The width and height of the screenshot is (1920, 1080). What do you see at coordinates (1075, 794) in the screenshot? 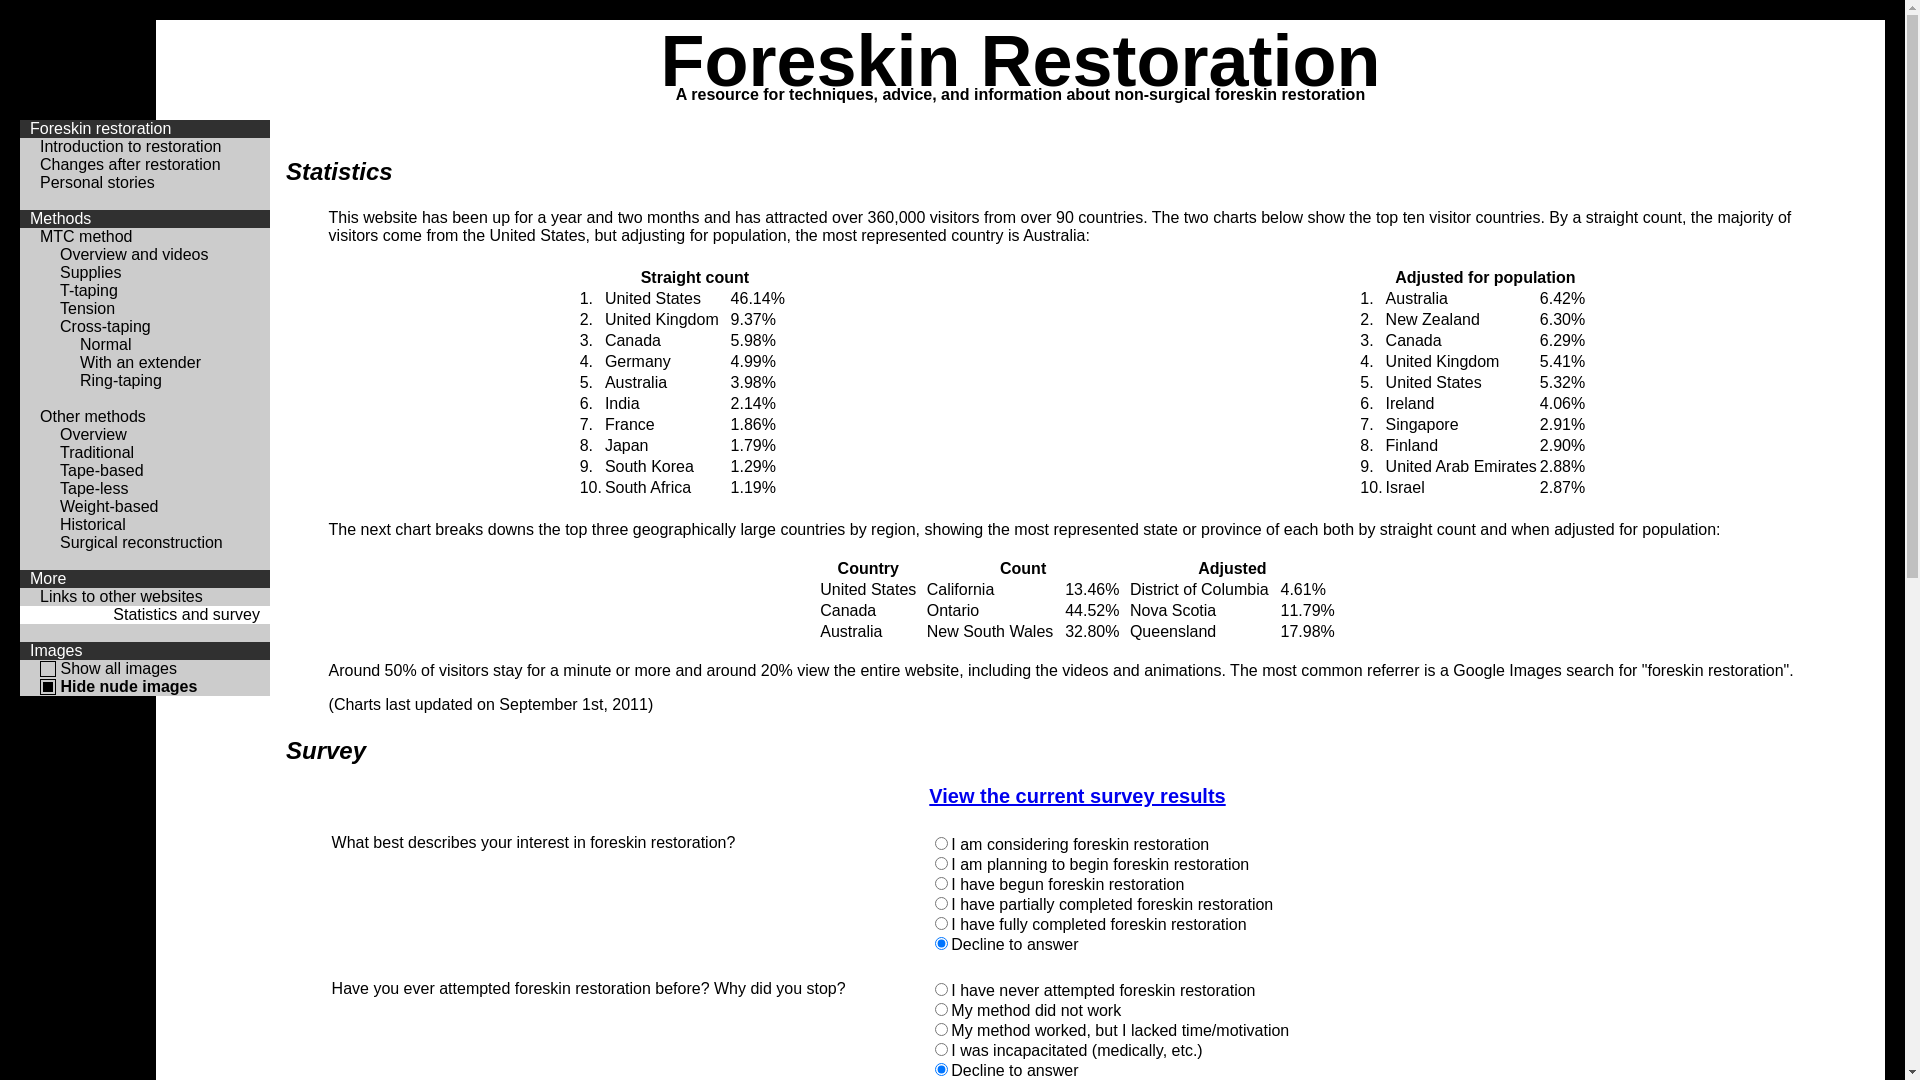
I see `'View the current survey results'` at bounding box center [1075, 794].